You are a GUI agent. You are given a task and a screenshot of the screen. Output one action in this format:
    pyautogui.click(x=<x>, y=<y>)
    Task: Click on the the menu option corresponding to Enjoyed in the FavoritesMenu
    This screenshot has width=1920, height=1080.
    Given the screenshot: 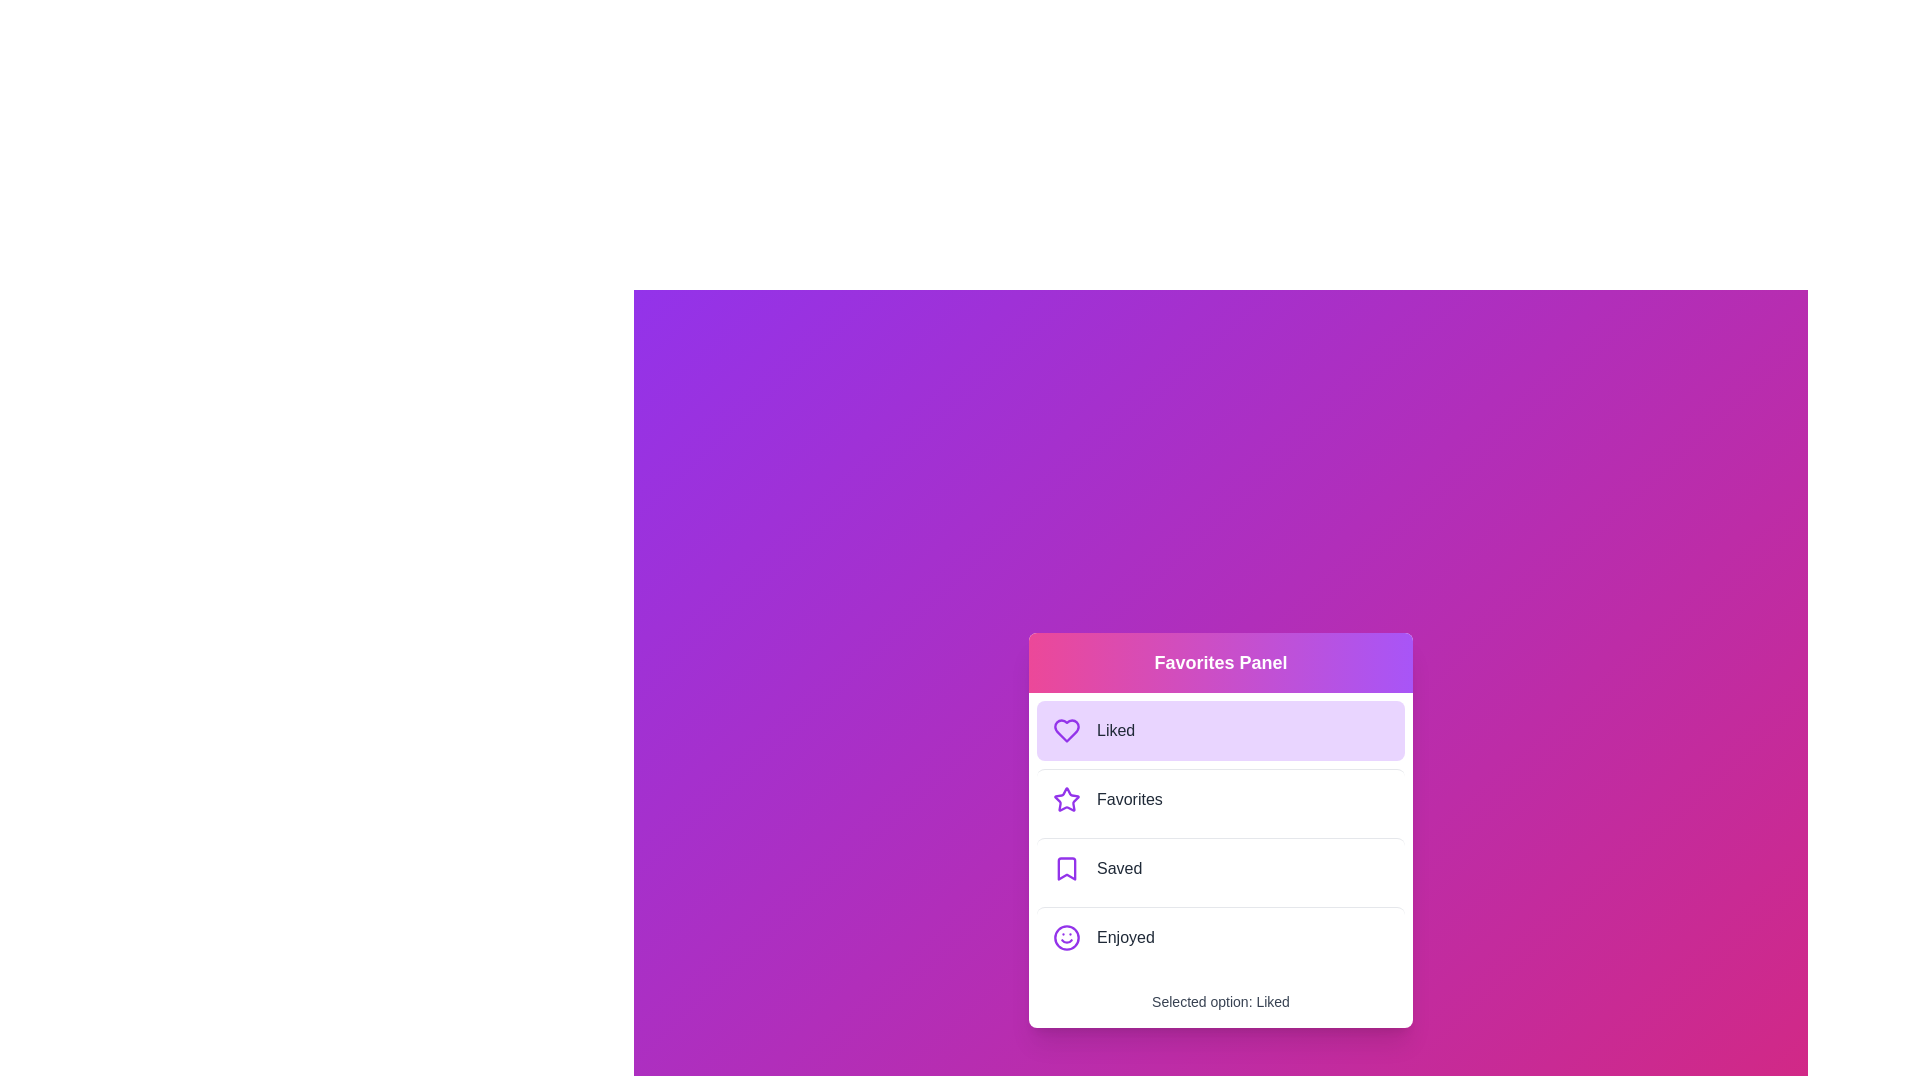 What is the action you would take?
    pyautogui.click(x=1219, y=937)
    